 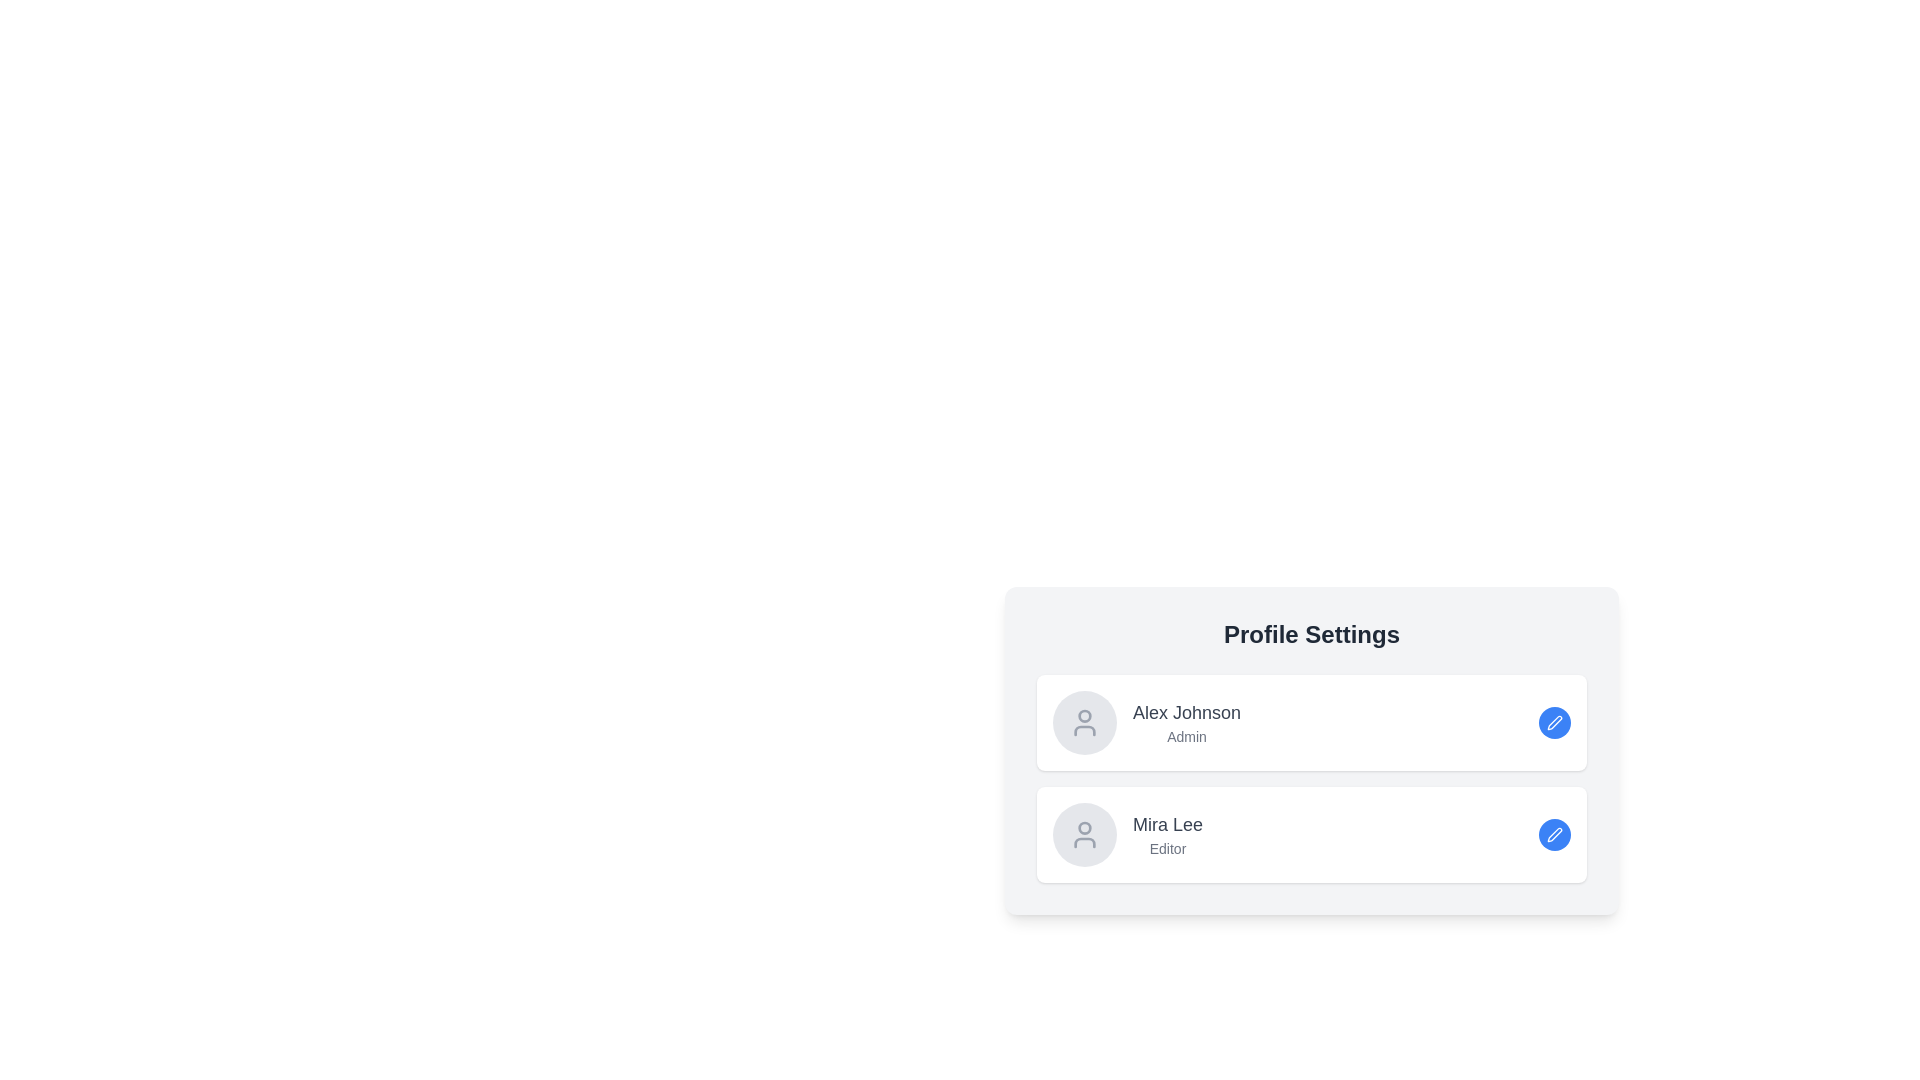 What do you see at coordinates (1554, 834) in the screenshot?
I see `the interactive button` at bounding box center [1554, 834].